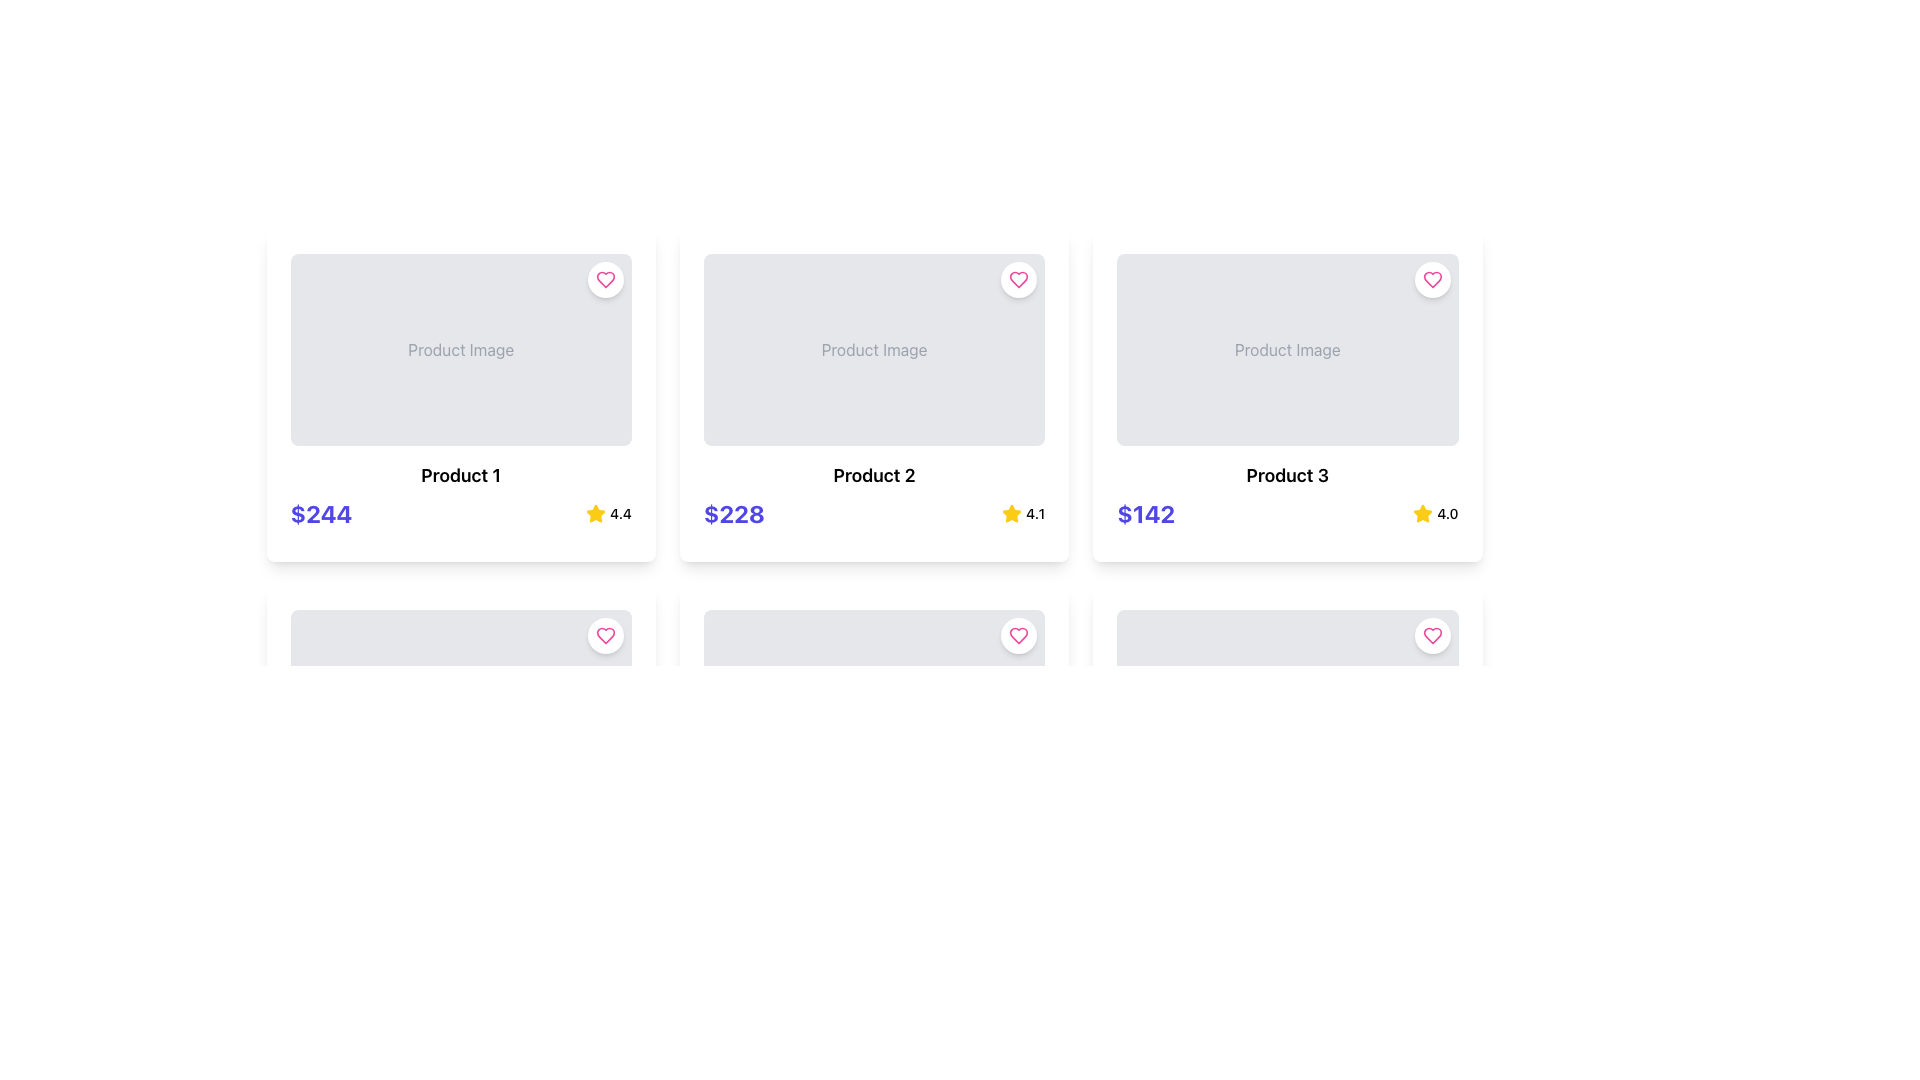  I want to click on the text label displaying 'Product 3' in bold black font, so click(1287, 475).